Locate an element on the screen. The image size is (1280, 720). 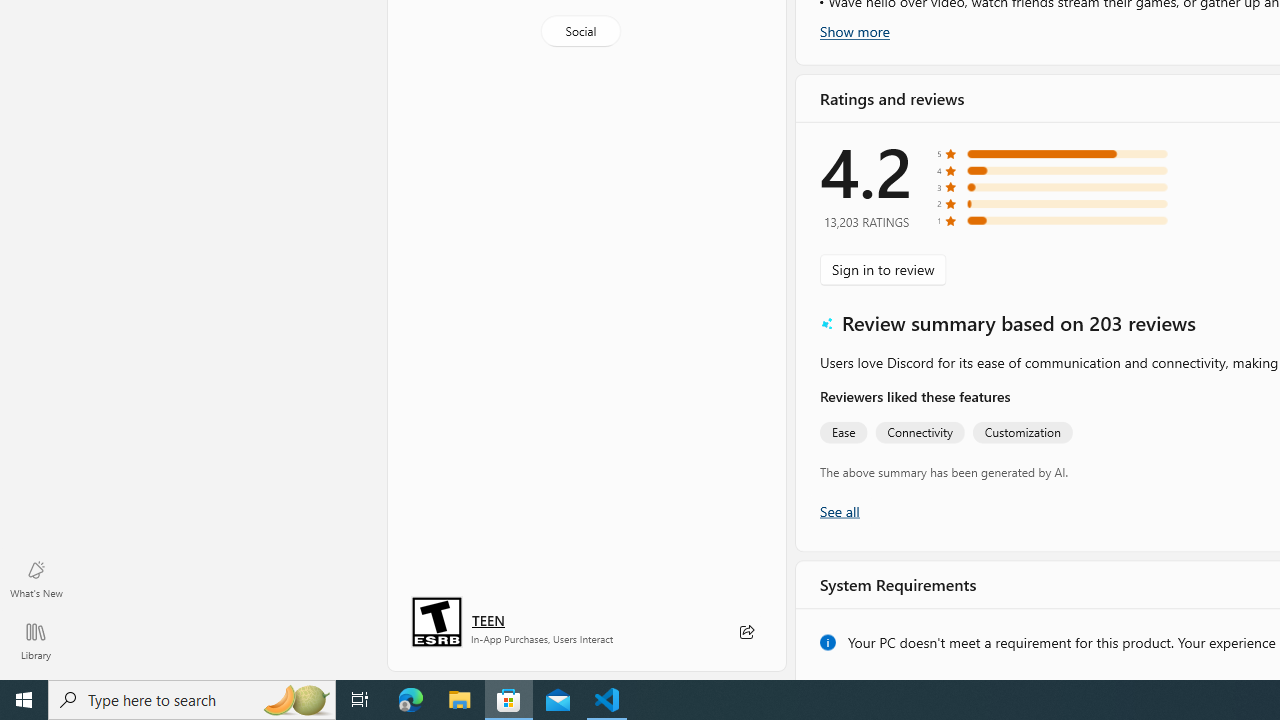
'Age rating: TEEN. Click for more information.' is located at coordinates (488, 618).